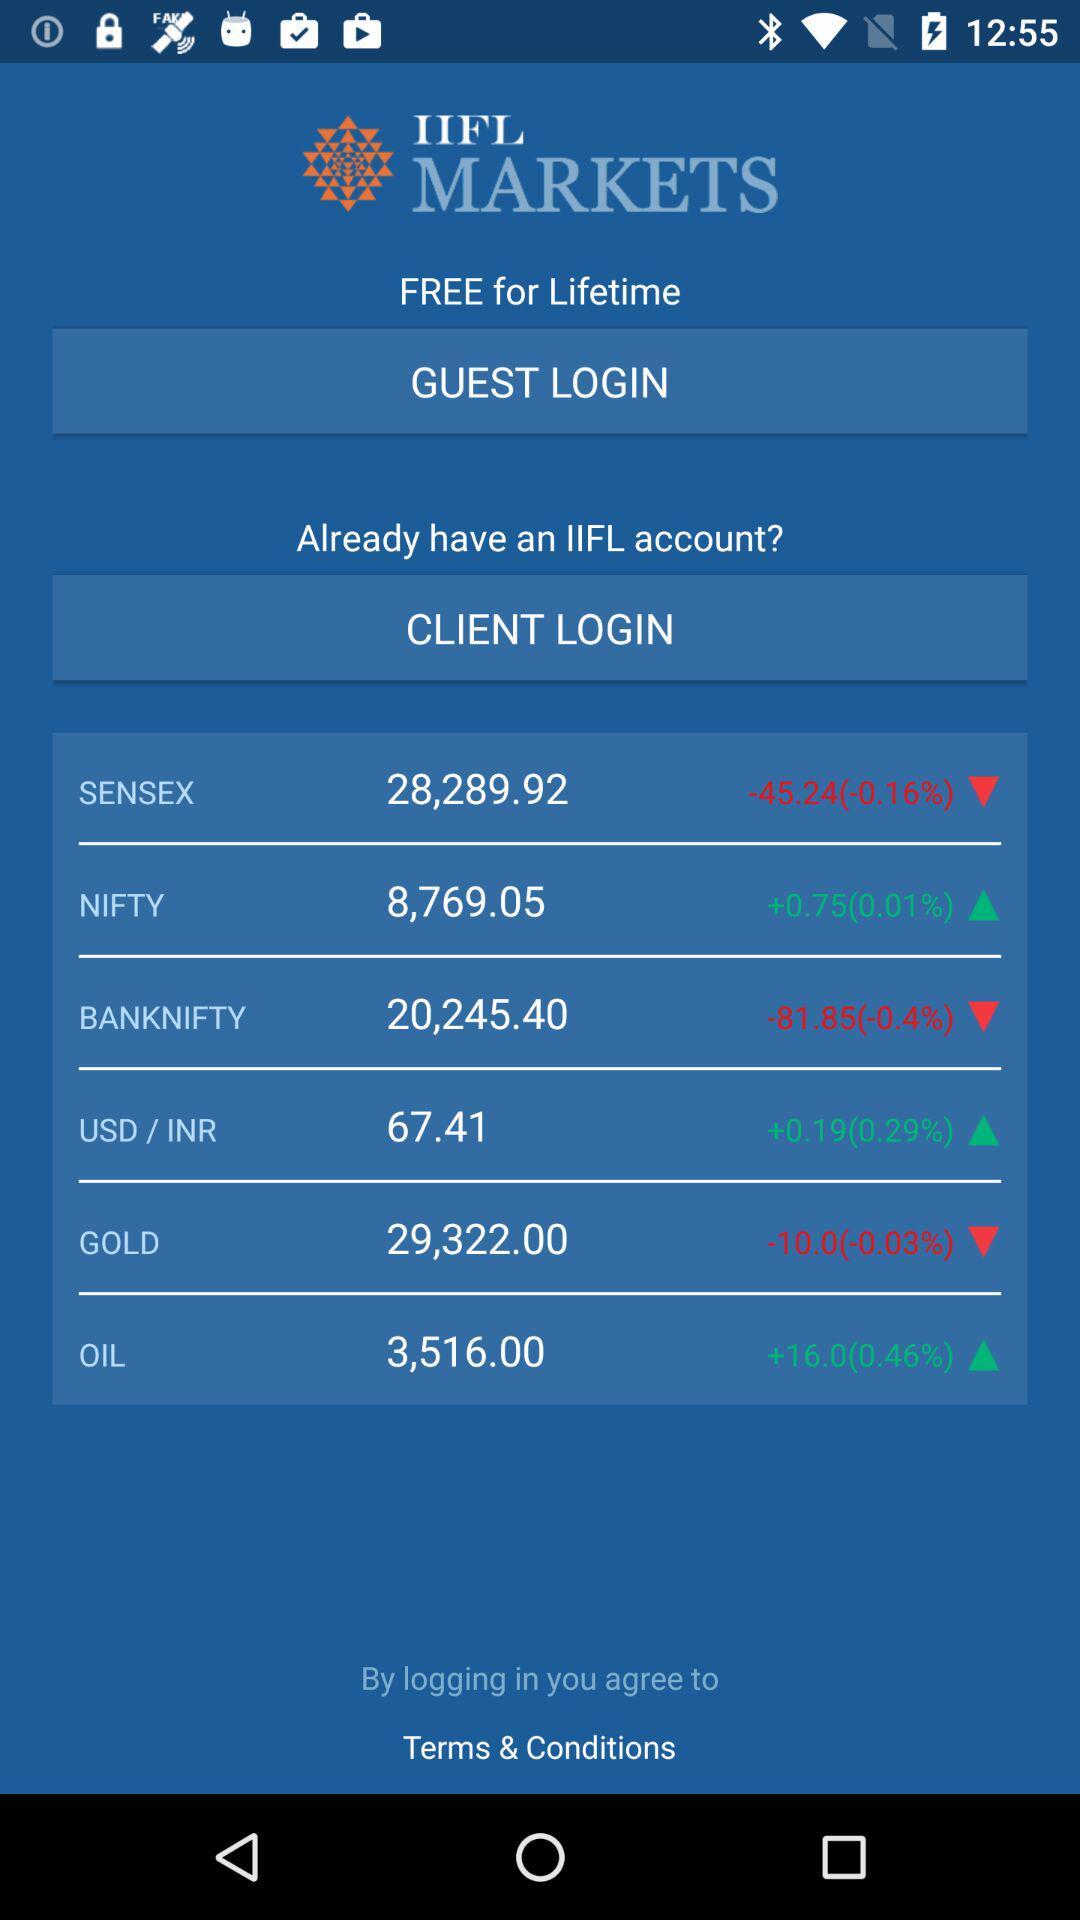 This screenshot has width=1080, height=1920. What do you see at coordinates (832, 1016) in the screenshot?
I see `the 81 85 0 icon` at bounding box center [832, 1016].